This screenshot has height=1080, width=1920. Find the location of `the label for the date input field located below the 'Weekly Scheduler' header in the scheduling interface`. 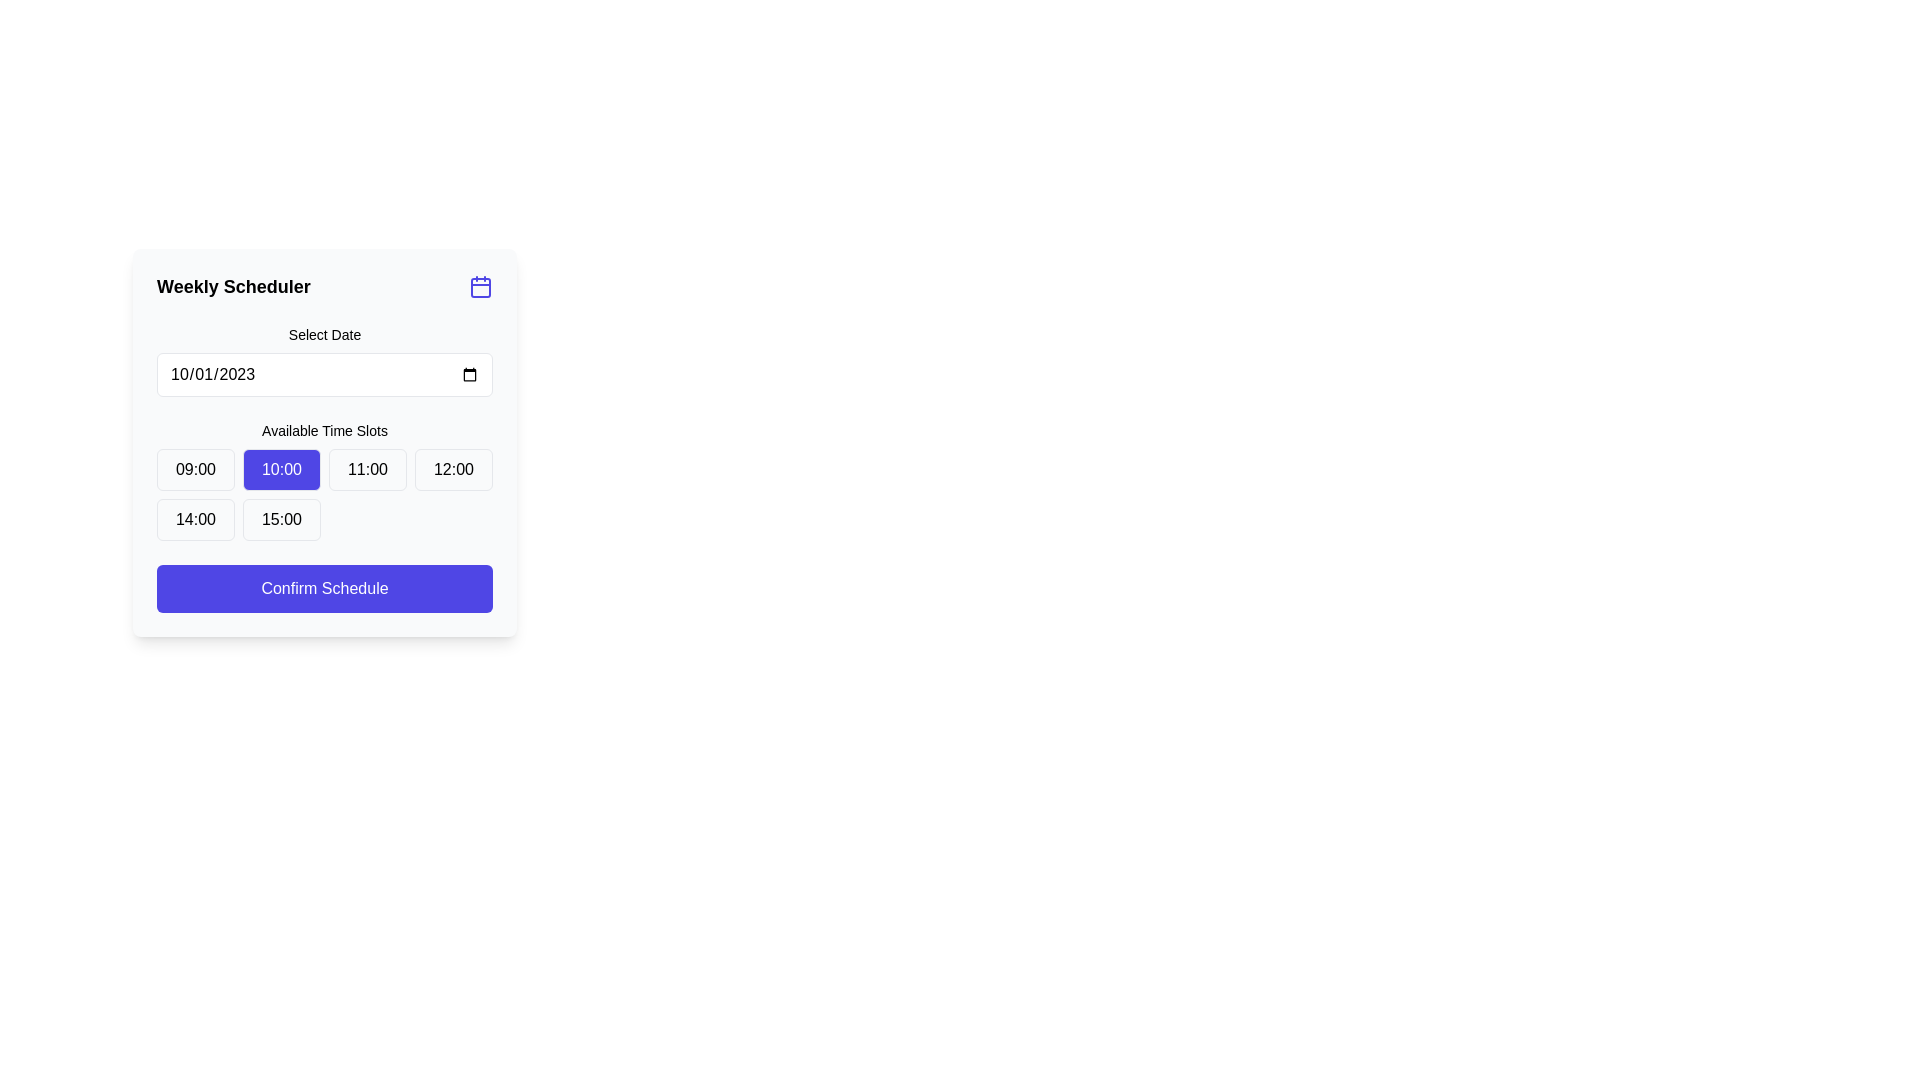

the label for the date input field located below the 'Weekly Scheduler' header in the scheduling interface is located at coordinates (325, 334).